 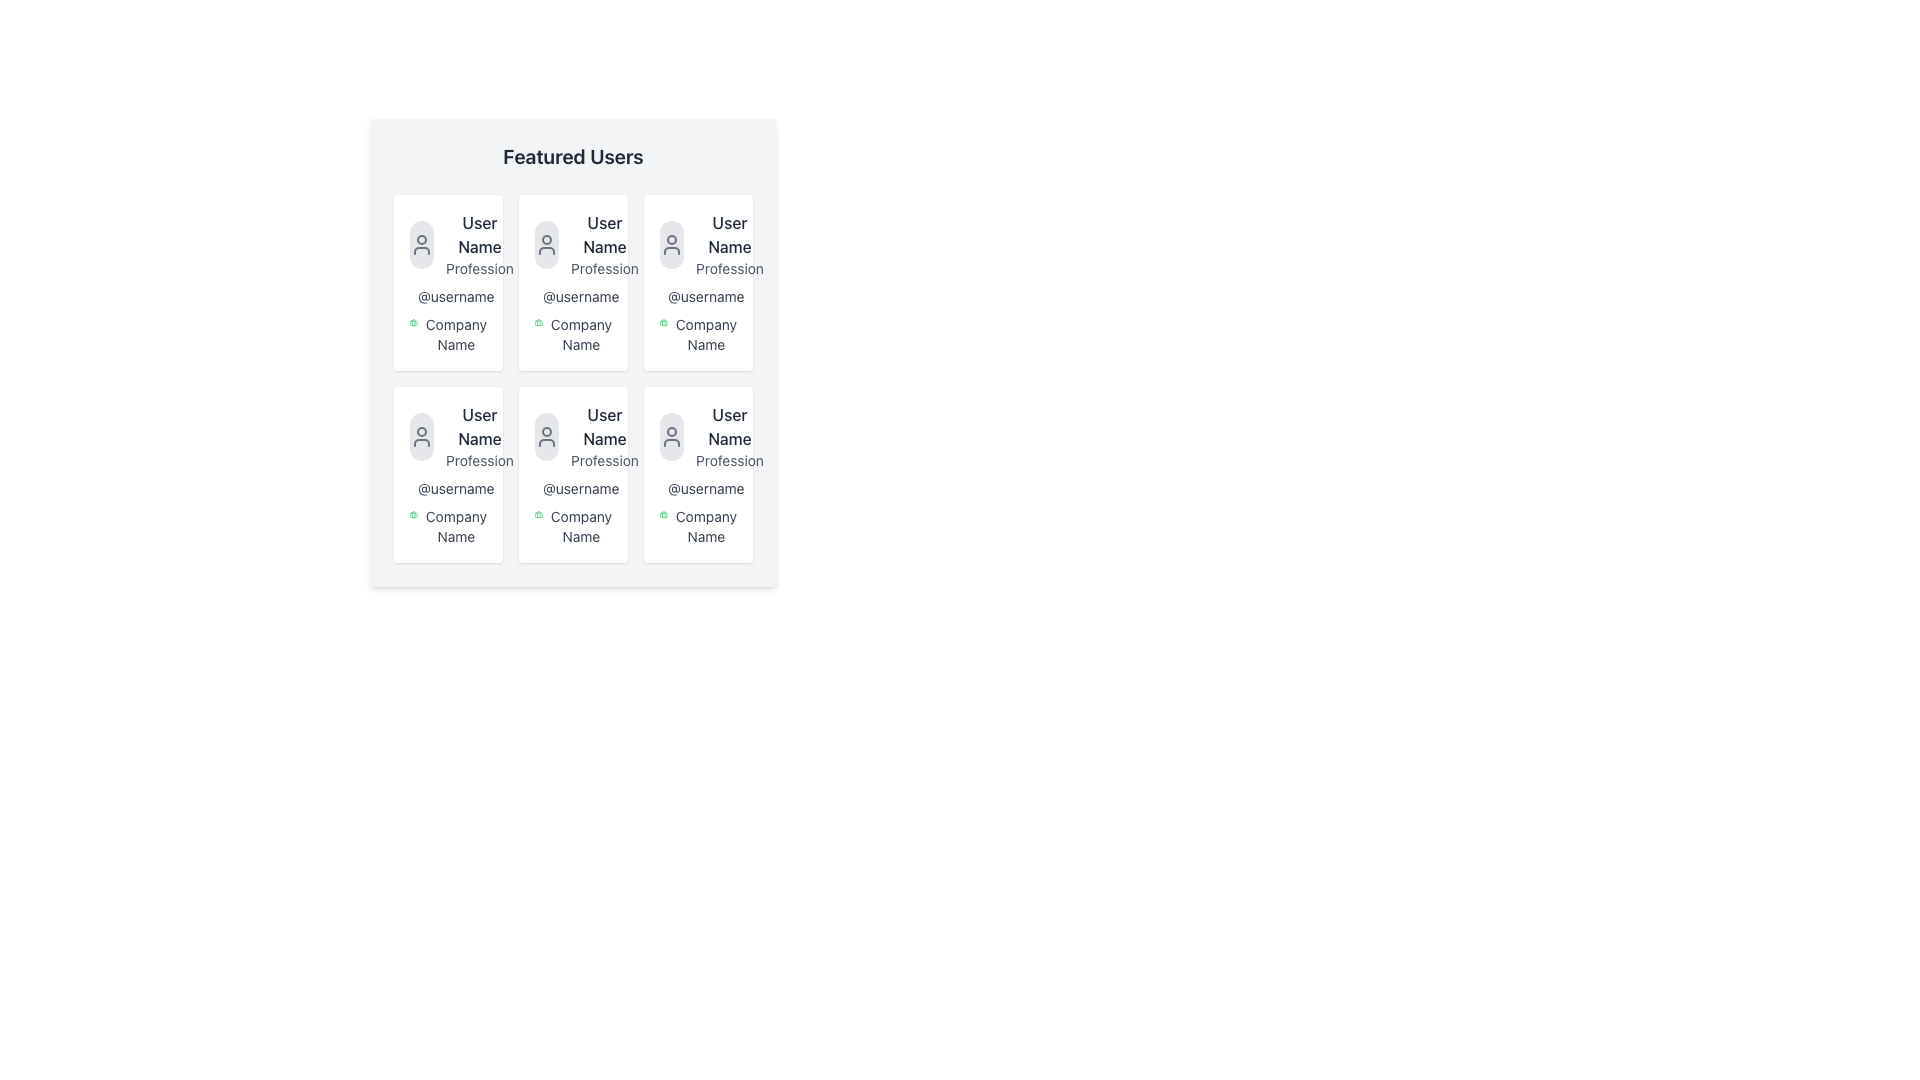 What do you see at coordinates (579, 297) in the screenshot?
I see `the username text located in the second column of the first row of the user profiles grid, directly below the 'User Name Profession' heading` at bounding box center [579, 297].